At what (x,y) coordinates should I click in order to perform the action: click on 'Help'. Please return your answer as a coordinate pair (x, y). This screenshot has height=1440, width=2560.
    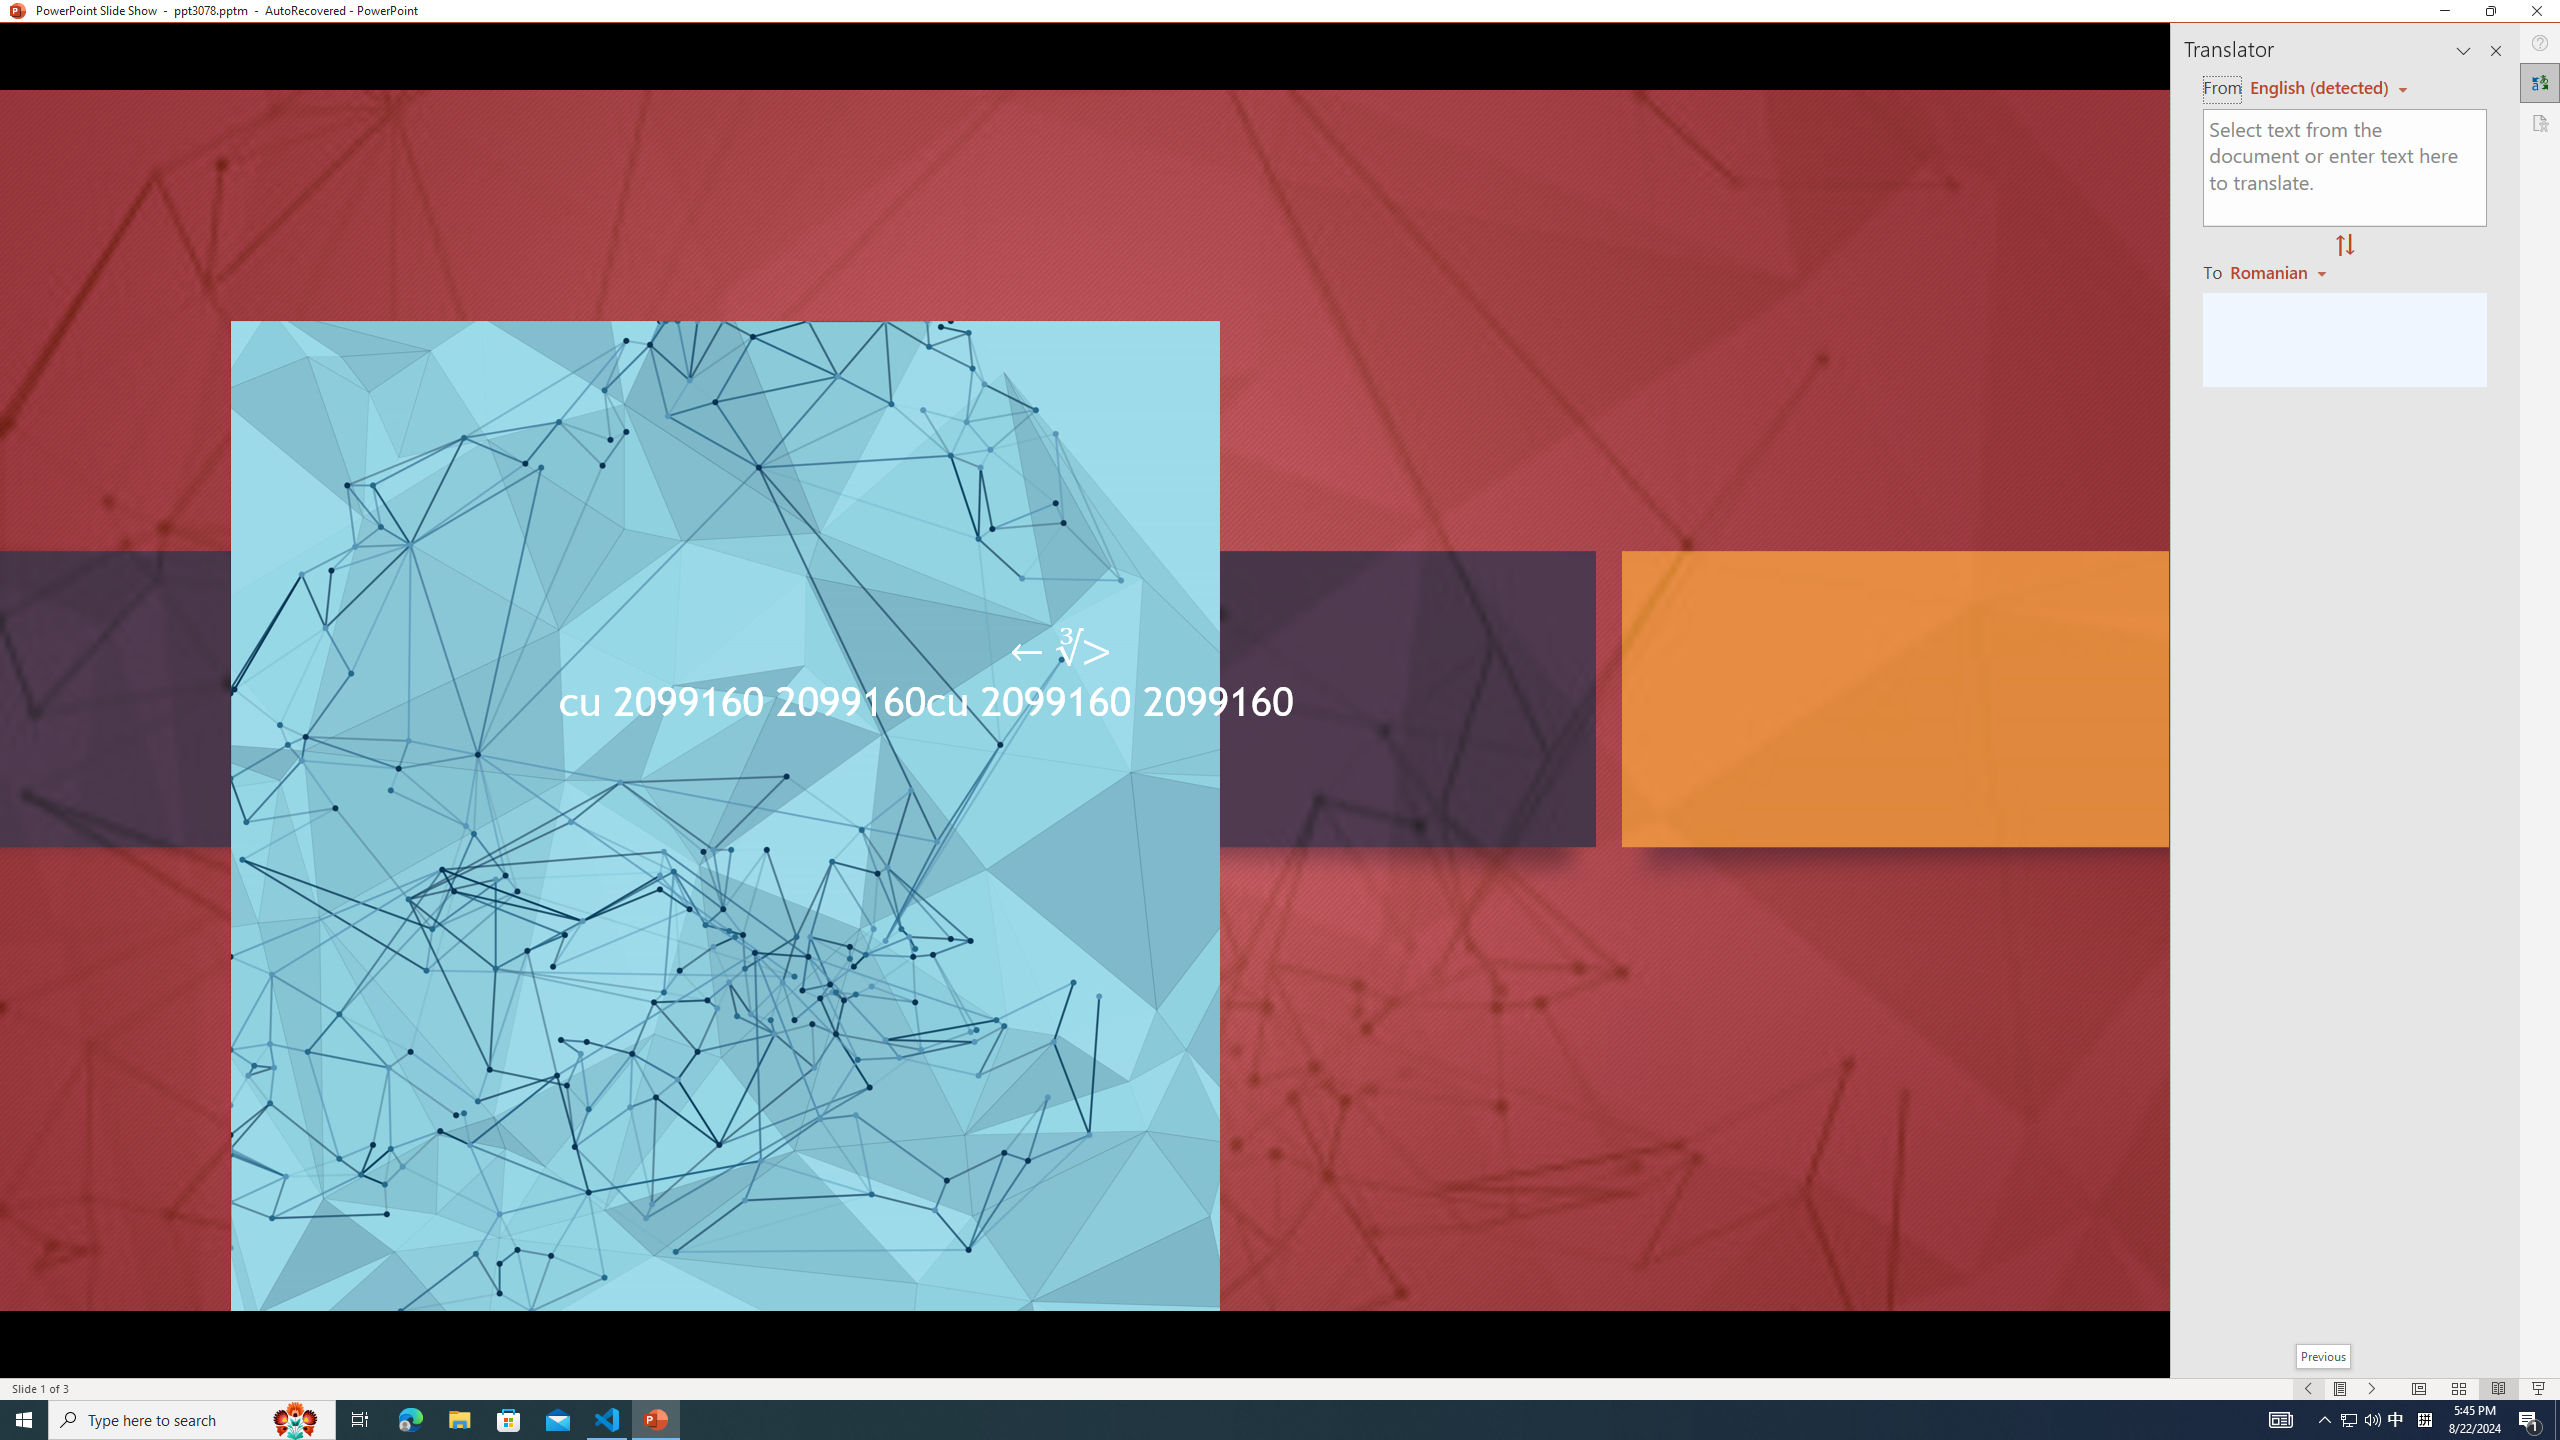
    Looking at the image, I should click on (2539, 42).